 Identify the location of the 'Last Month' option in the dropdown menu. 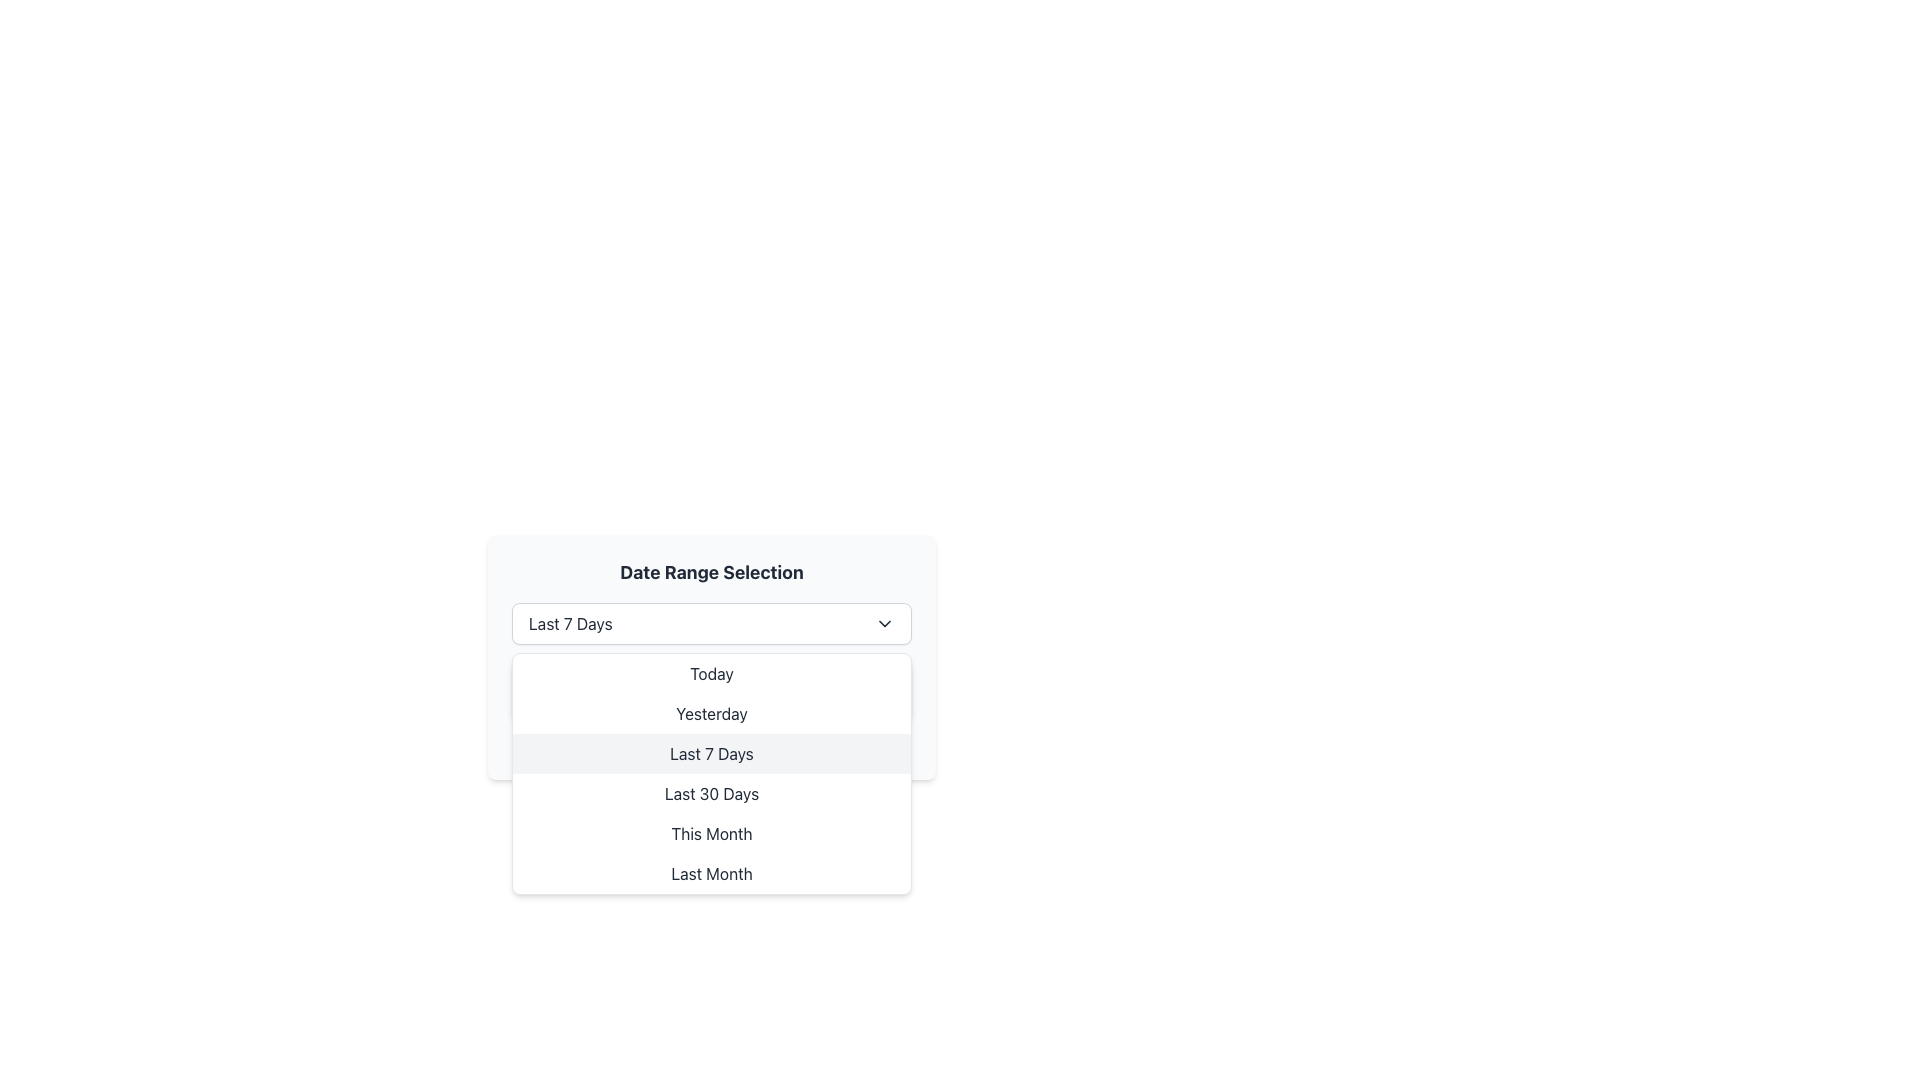
(711, 873).